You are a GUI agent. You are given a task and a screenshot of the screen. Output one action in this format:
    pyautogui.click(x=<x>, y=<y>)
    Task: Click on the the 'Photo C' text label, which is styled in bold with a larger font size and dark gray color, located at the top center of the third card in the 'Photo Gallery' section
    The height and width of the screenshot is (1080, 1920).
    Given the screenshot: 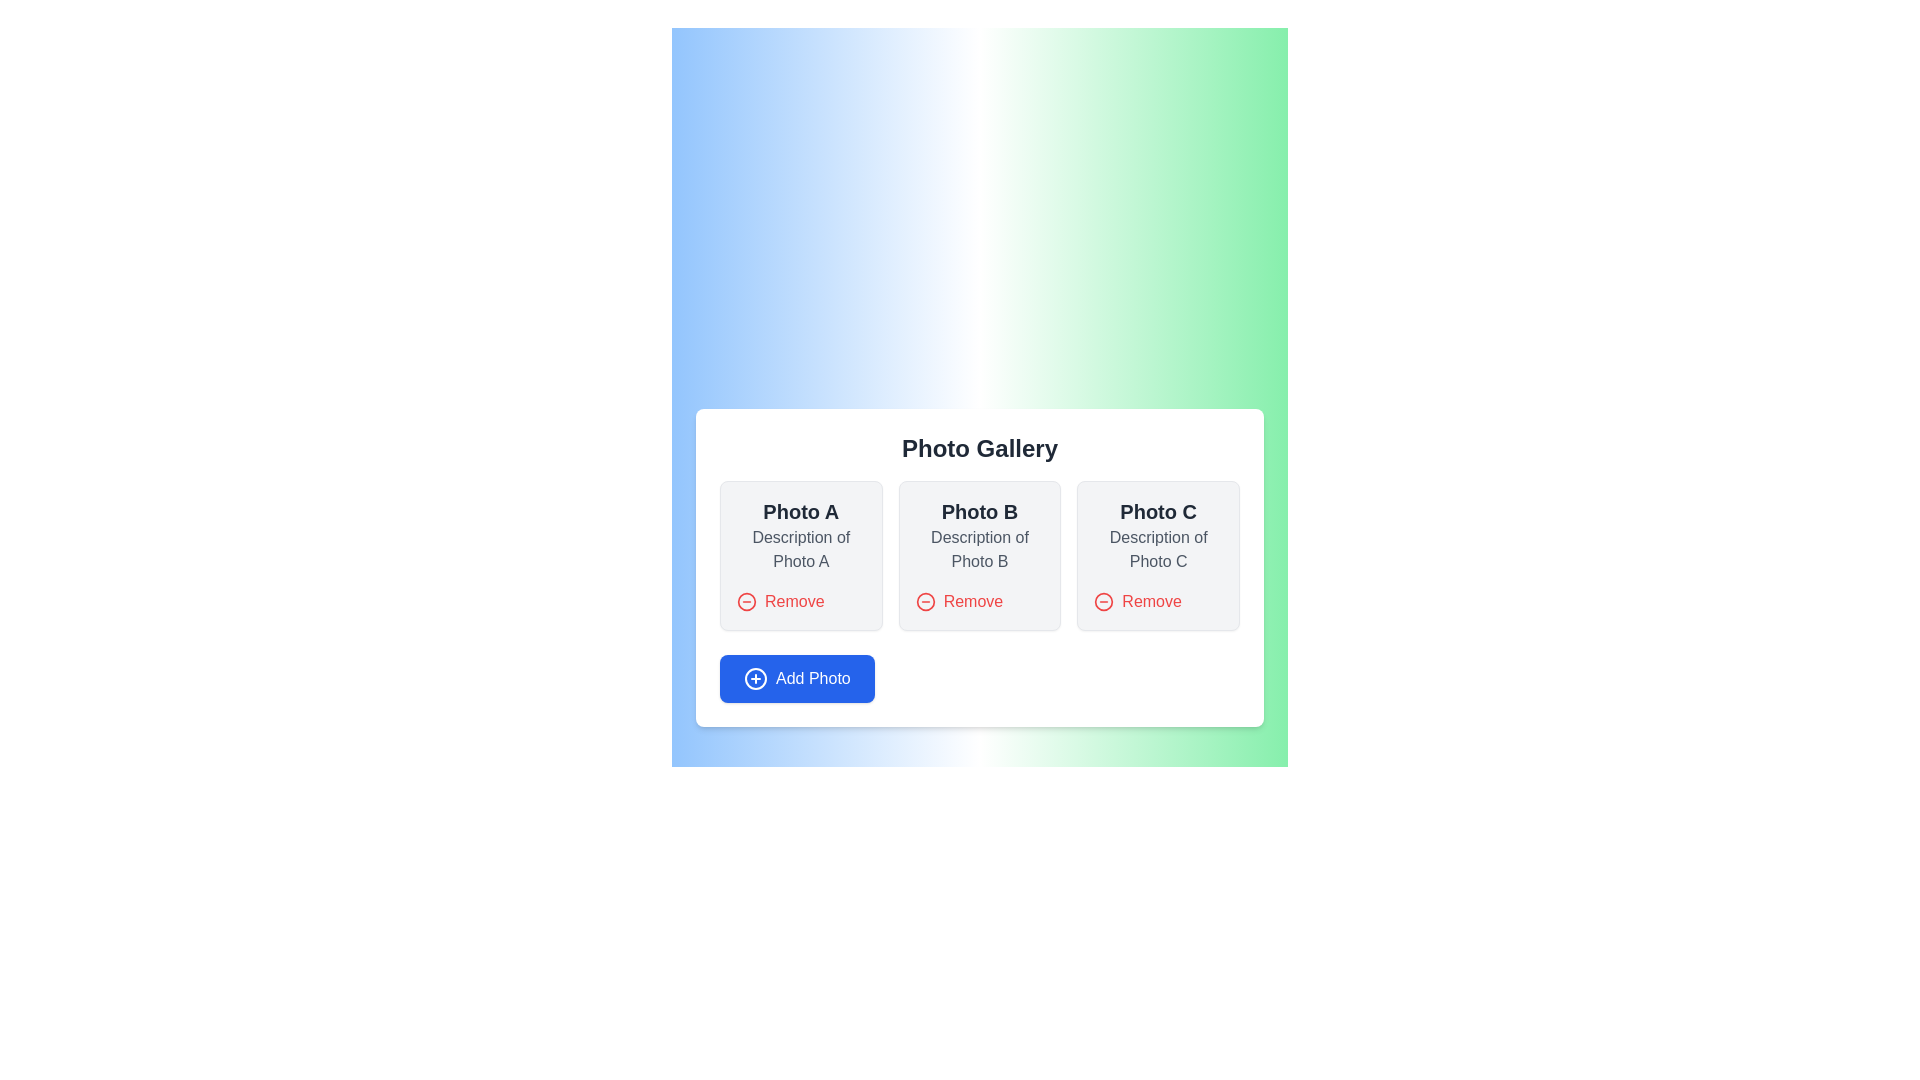 What is the action you would take?
    pyautogui.click(x=1158, y=511)
    